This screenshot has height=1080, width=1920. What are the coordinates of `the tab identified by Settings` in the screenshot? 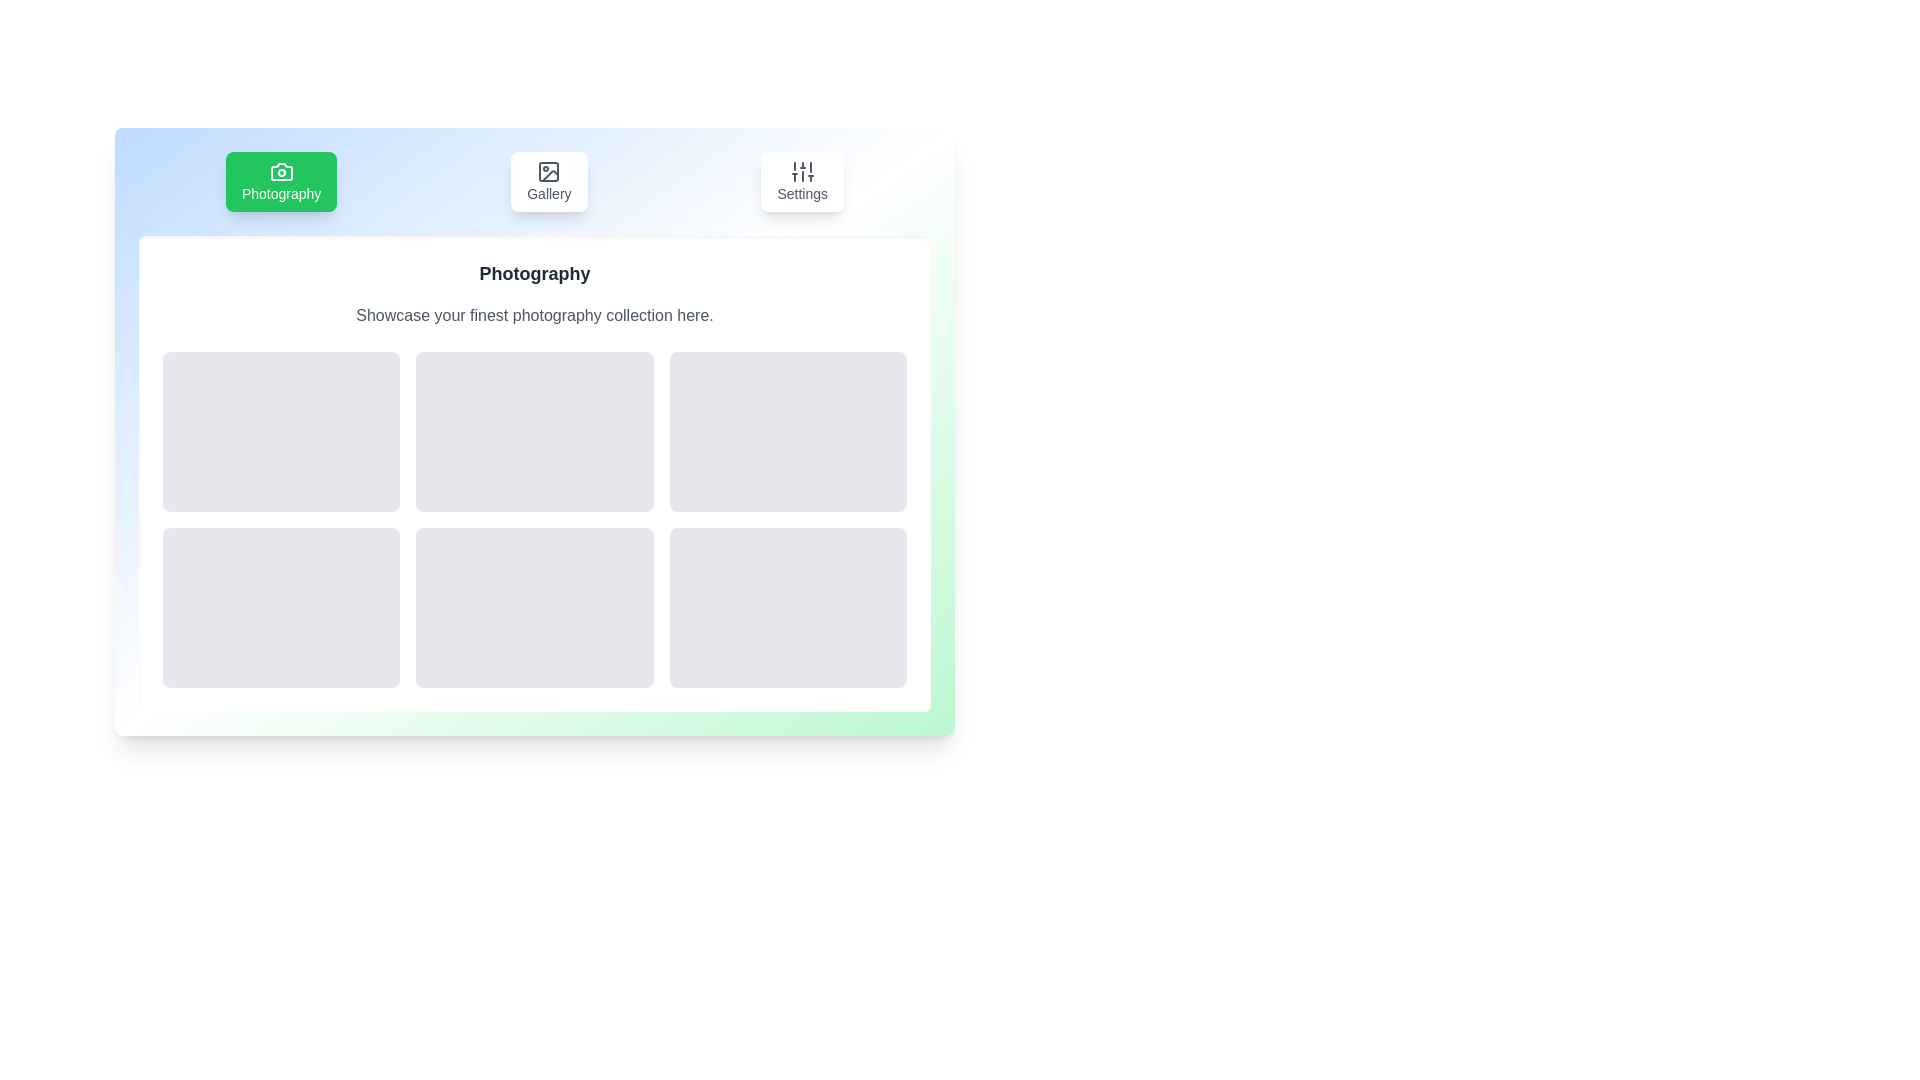 It's located at (802, 181).